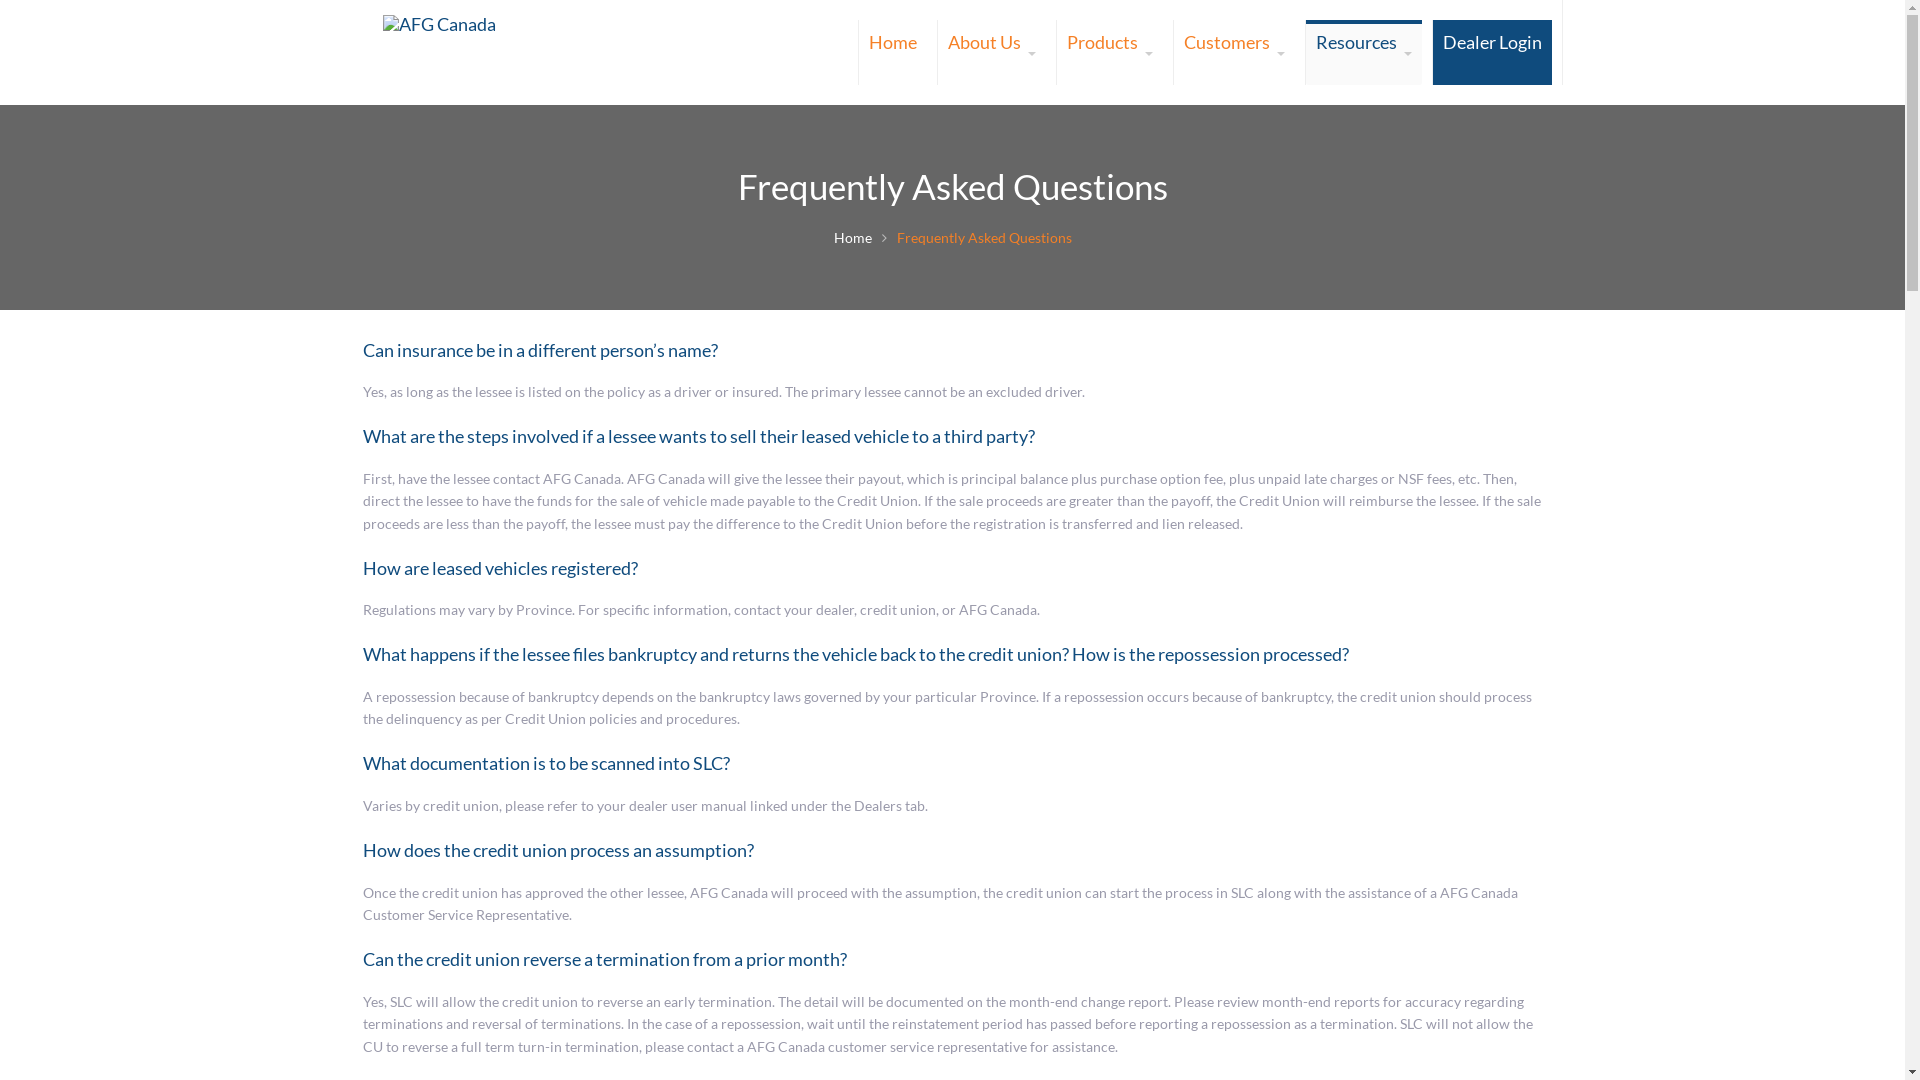  Describe the element at coordinates (1233, 51) in the screenshot. I see `'Customers'` at that location.